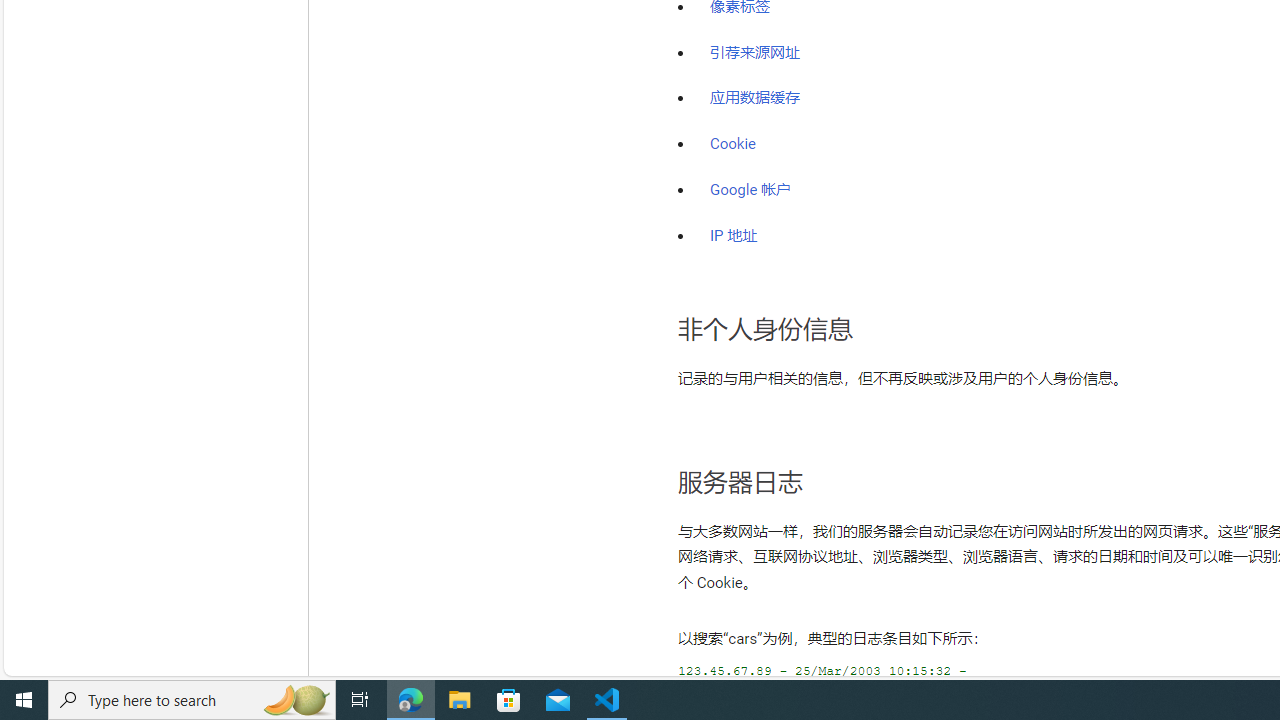 The height and width of the screenshot is (720, 1280). What do you see at coordinates (732, 143) in the screenshot?
I see `'Cookie'` at bounding box center [732, 143].